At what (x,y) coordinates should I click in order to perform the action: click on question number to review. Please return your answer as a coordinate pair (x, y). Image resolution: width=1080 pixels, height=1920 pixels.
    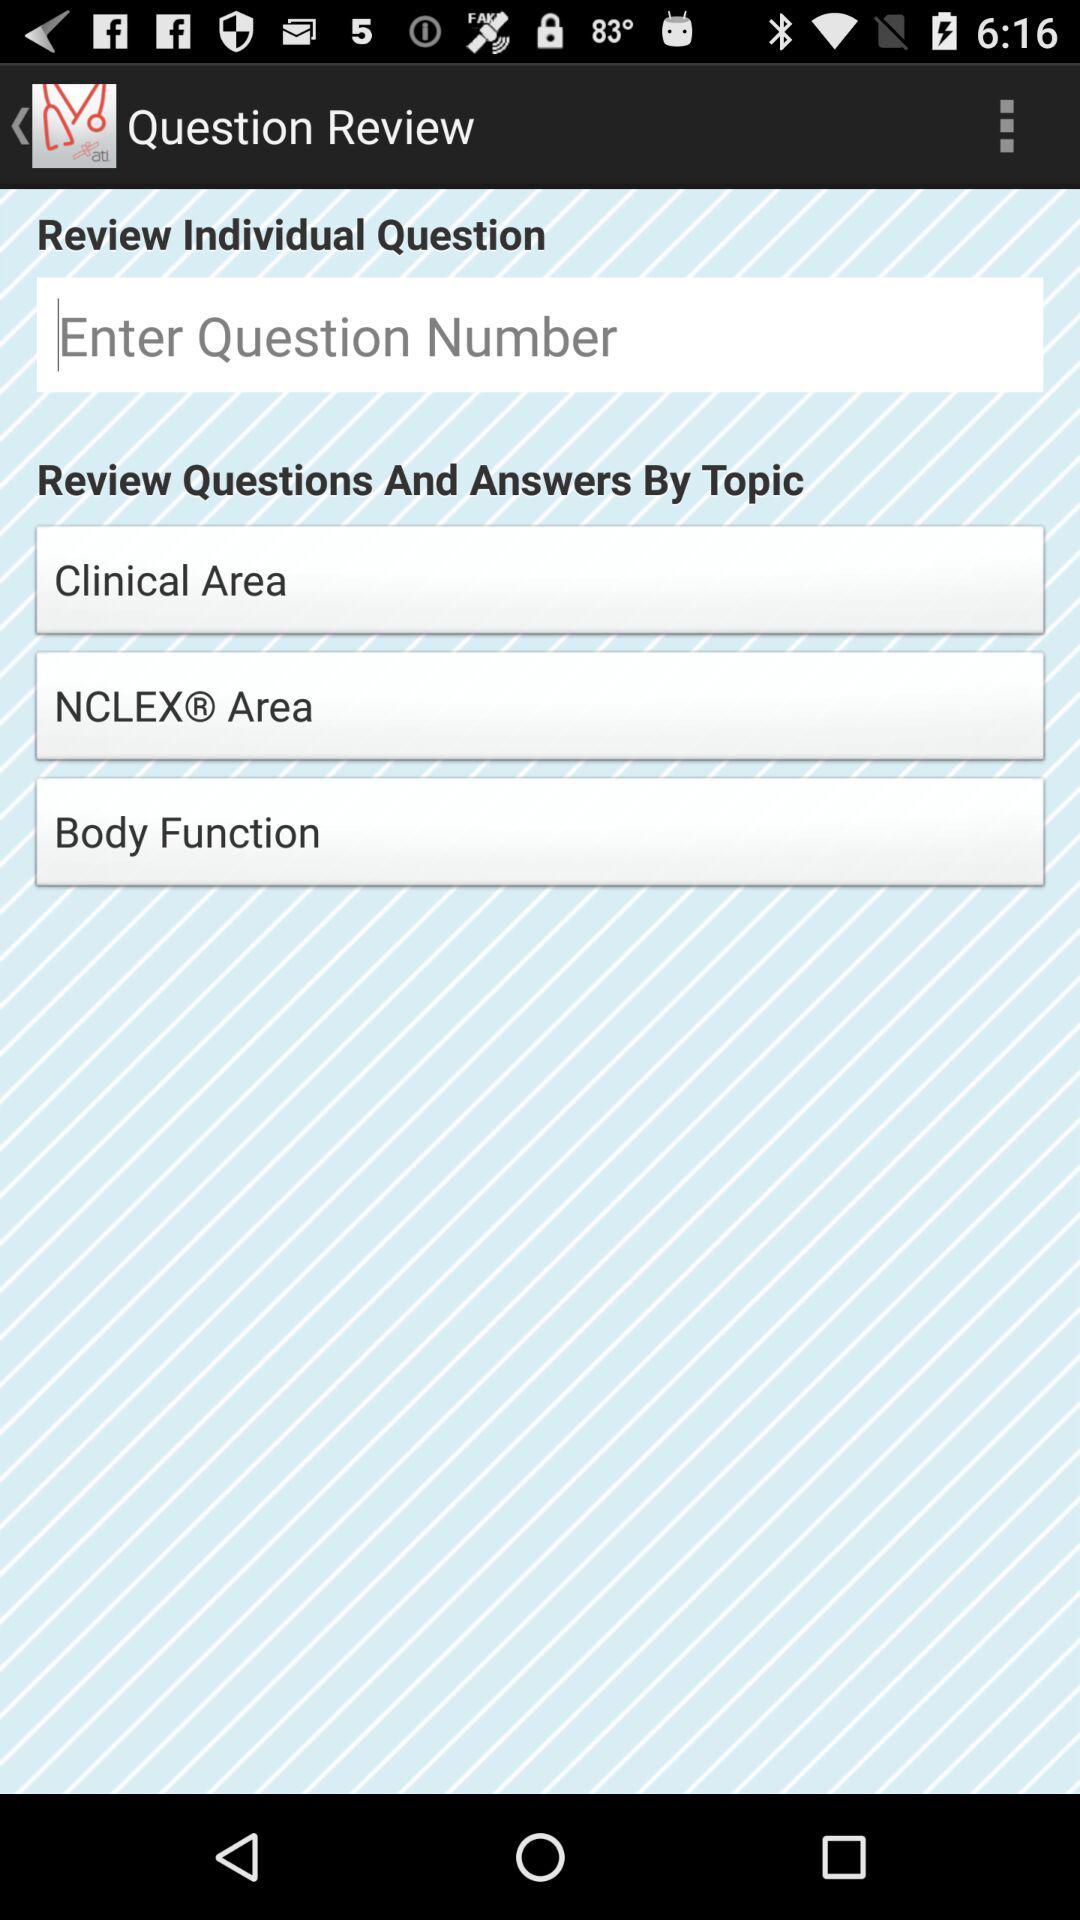
    Looking at the image, I should click on (540, 334).